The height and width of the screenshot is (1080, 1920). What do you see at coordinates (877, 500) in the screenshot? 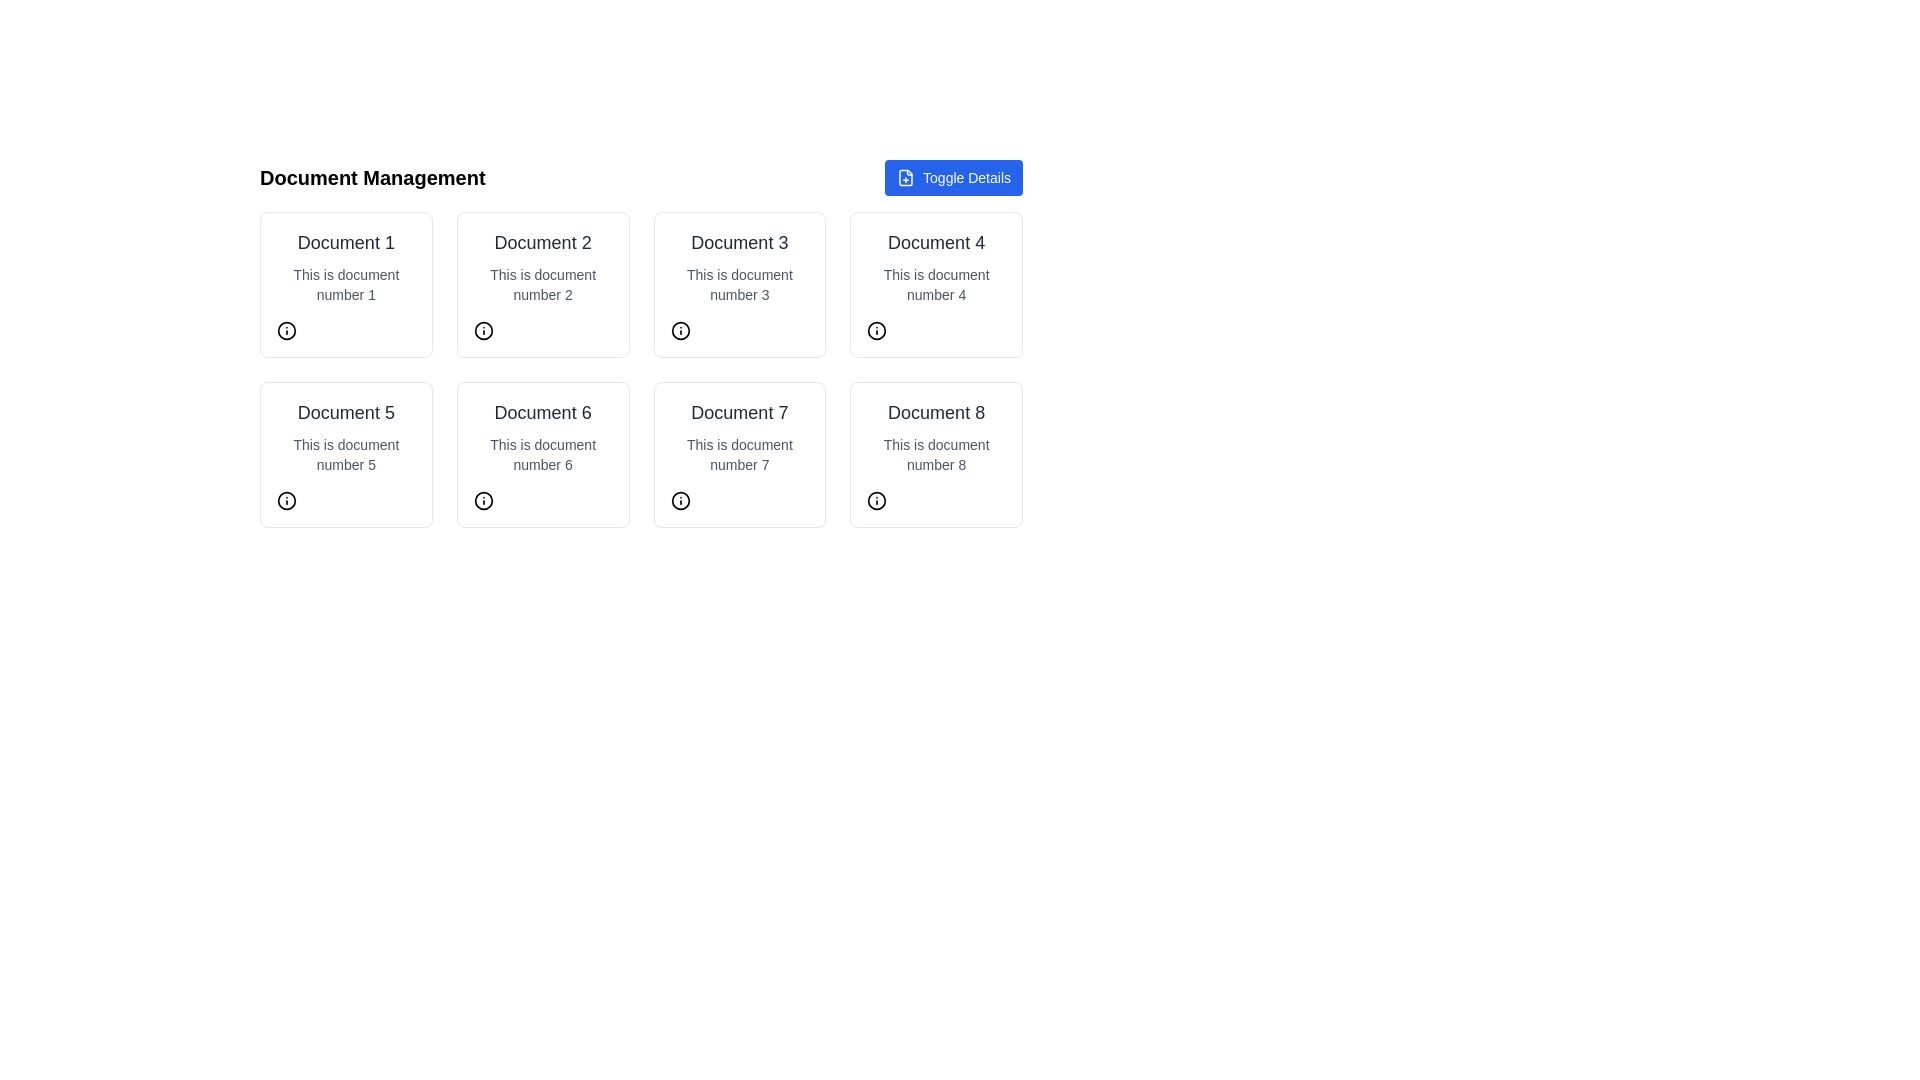
I see `the information icon located at the lower-right corner inside the card titled 'Document 8' in the second row of the grid layout` at bounding box center [877, 500].